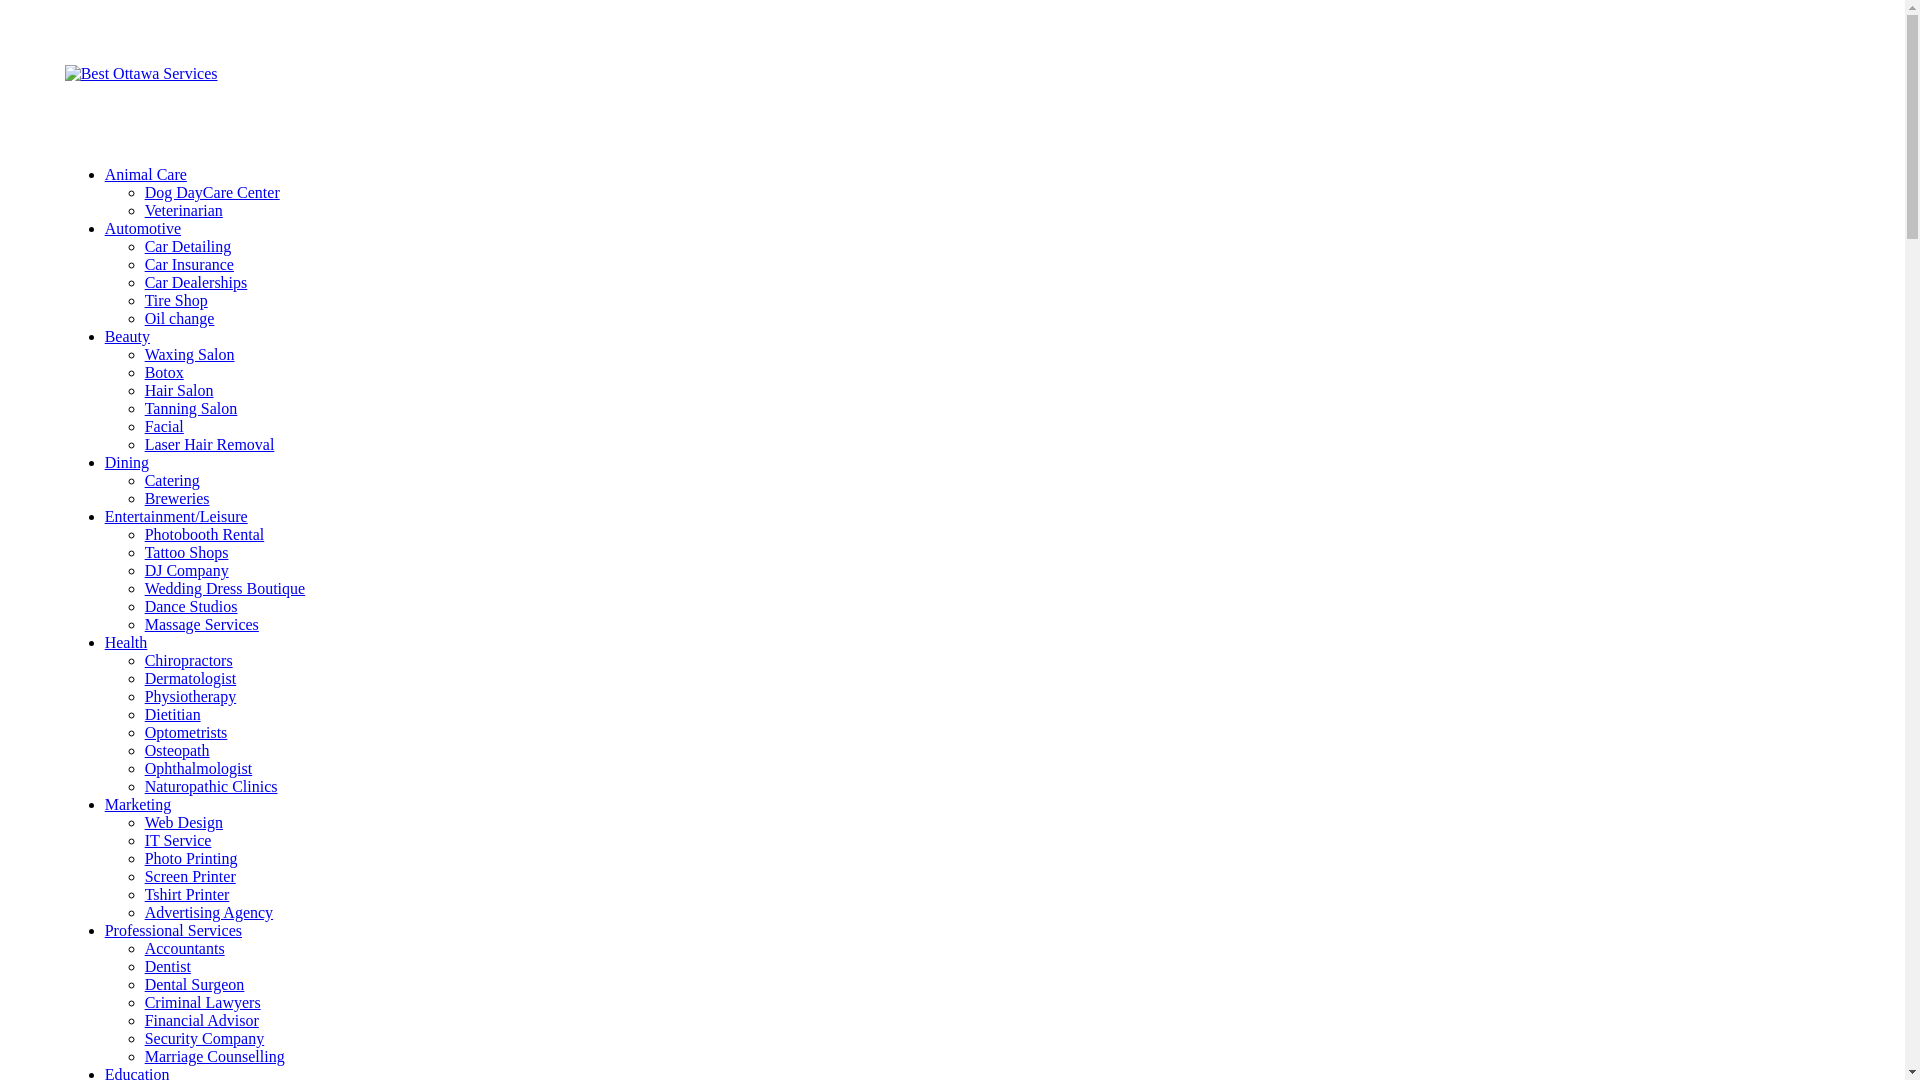 Image resolution: width=1920 pixels, height=1080 pixels. I want to click on 'Car Dealerships', so click(143, 282).